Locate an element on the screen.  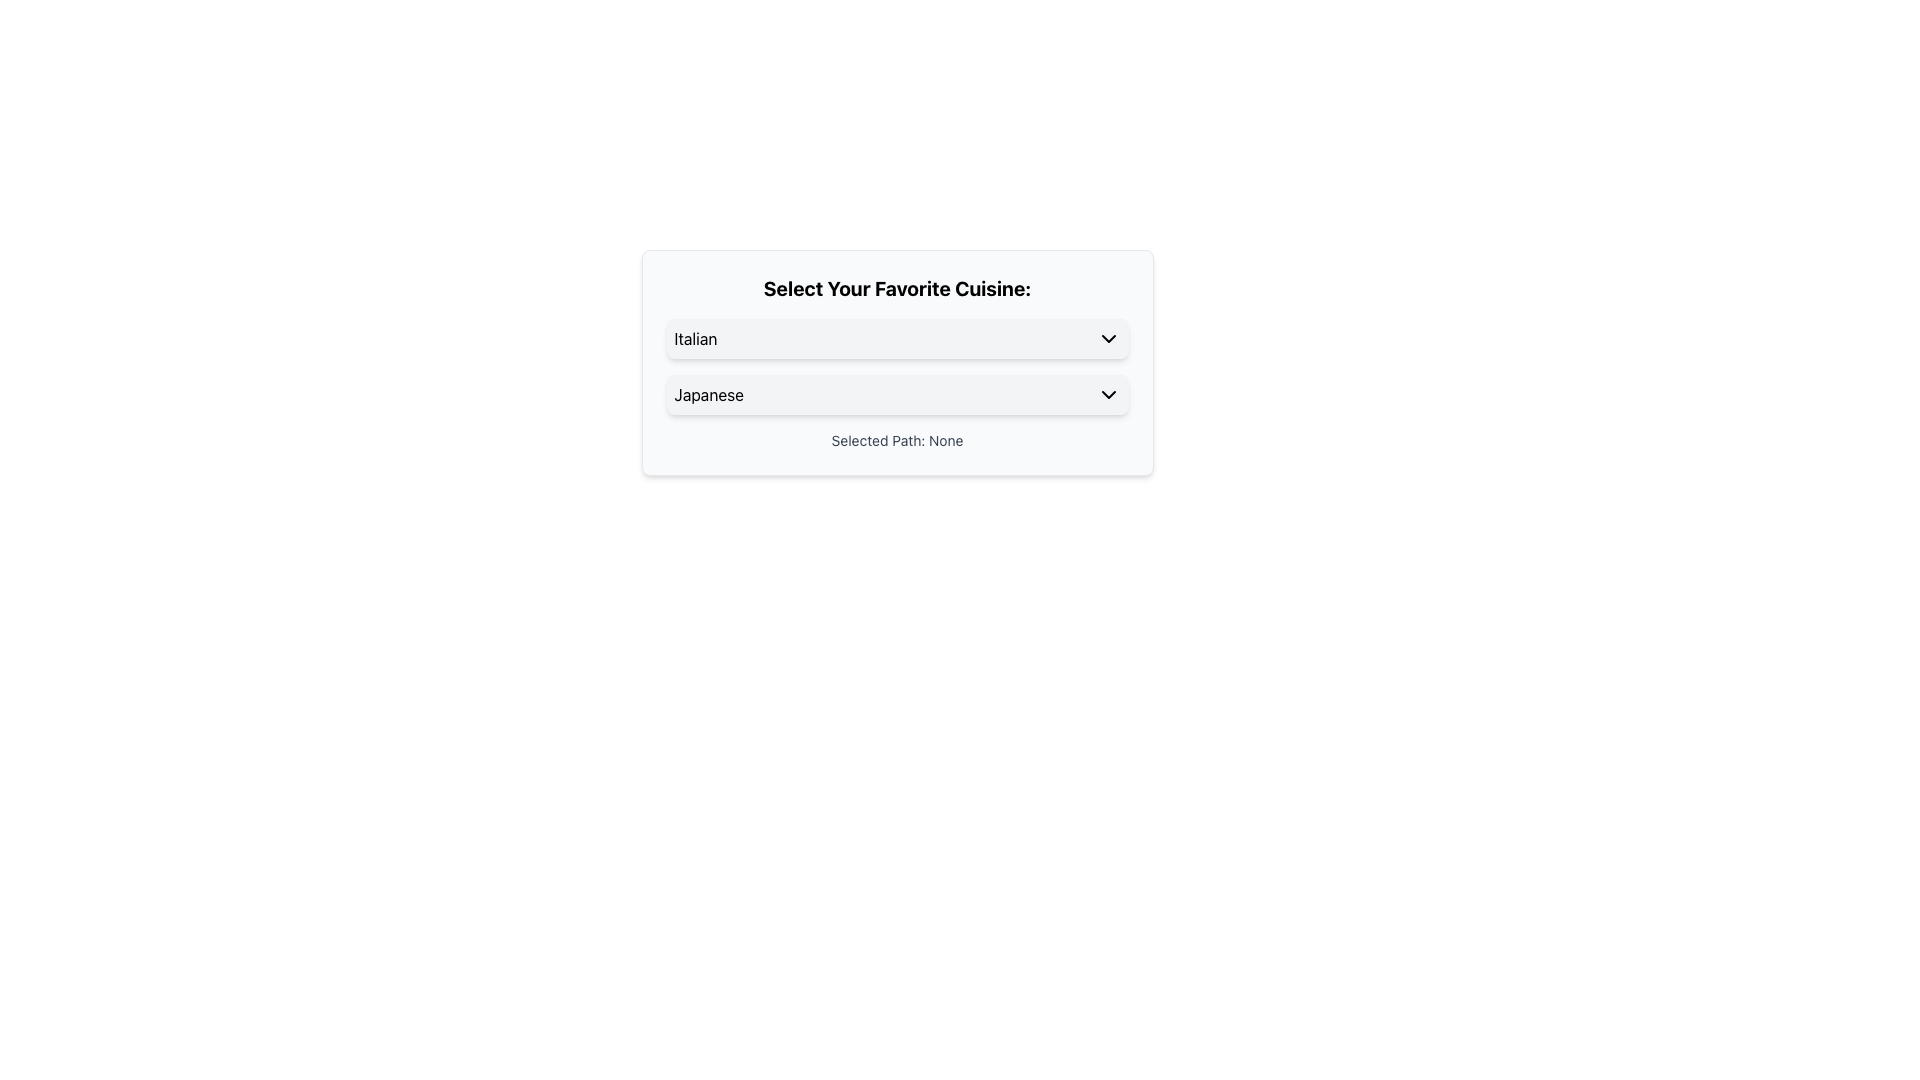
the Dropdown trigger icon located at the far-right side of the 'Italian' option is located at coordinates (1107, 338).